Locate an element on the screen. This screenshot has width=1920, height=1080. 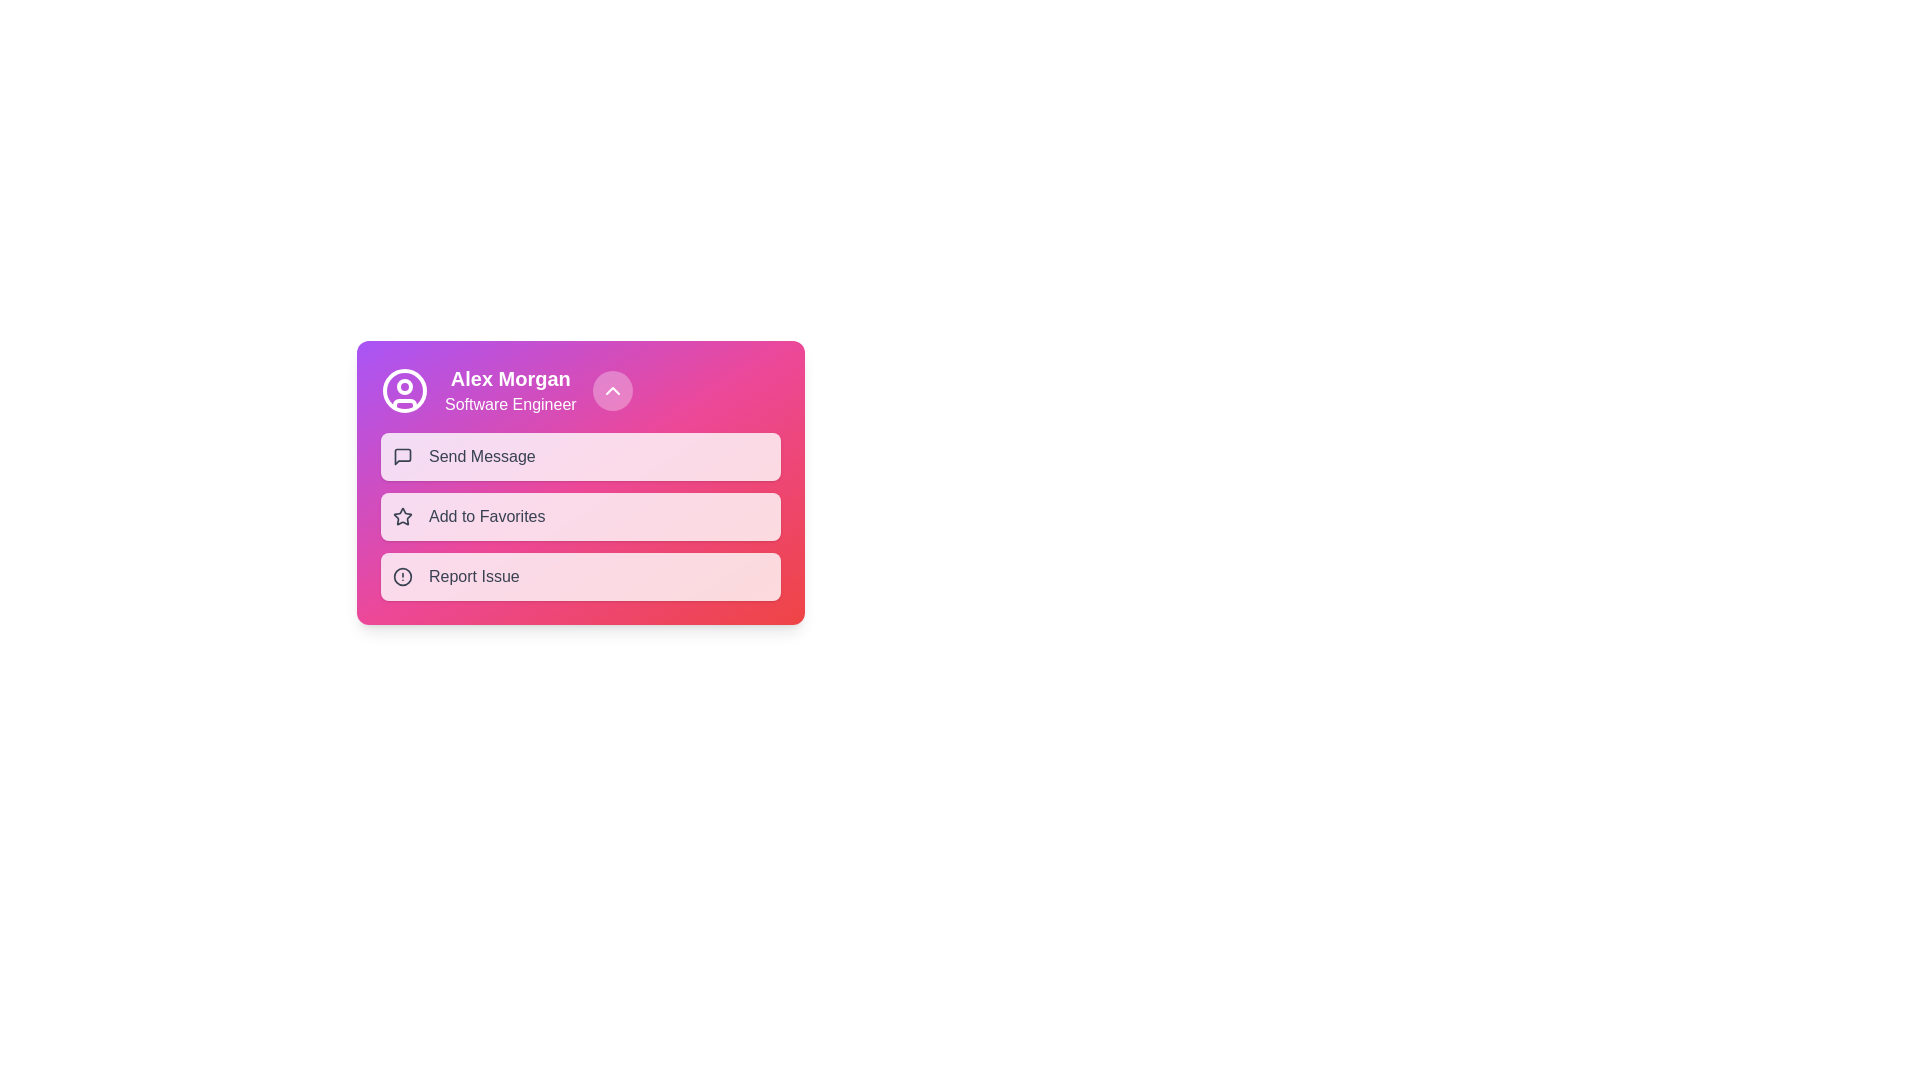
the icon button located at the top-right corner of the main card containing user information is located at coordinates (611, 390).